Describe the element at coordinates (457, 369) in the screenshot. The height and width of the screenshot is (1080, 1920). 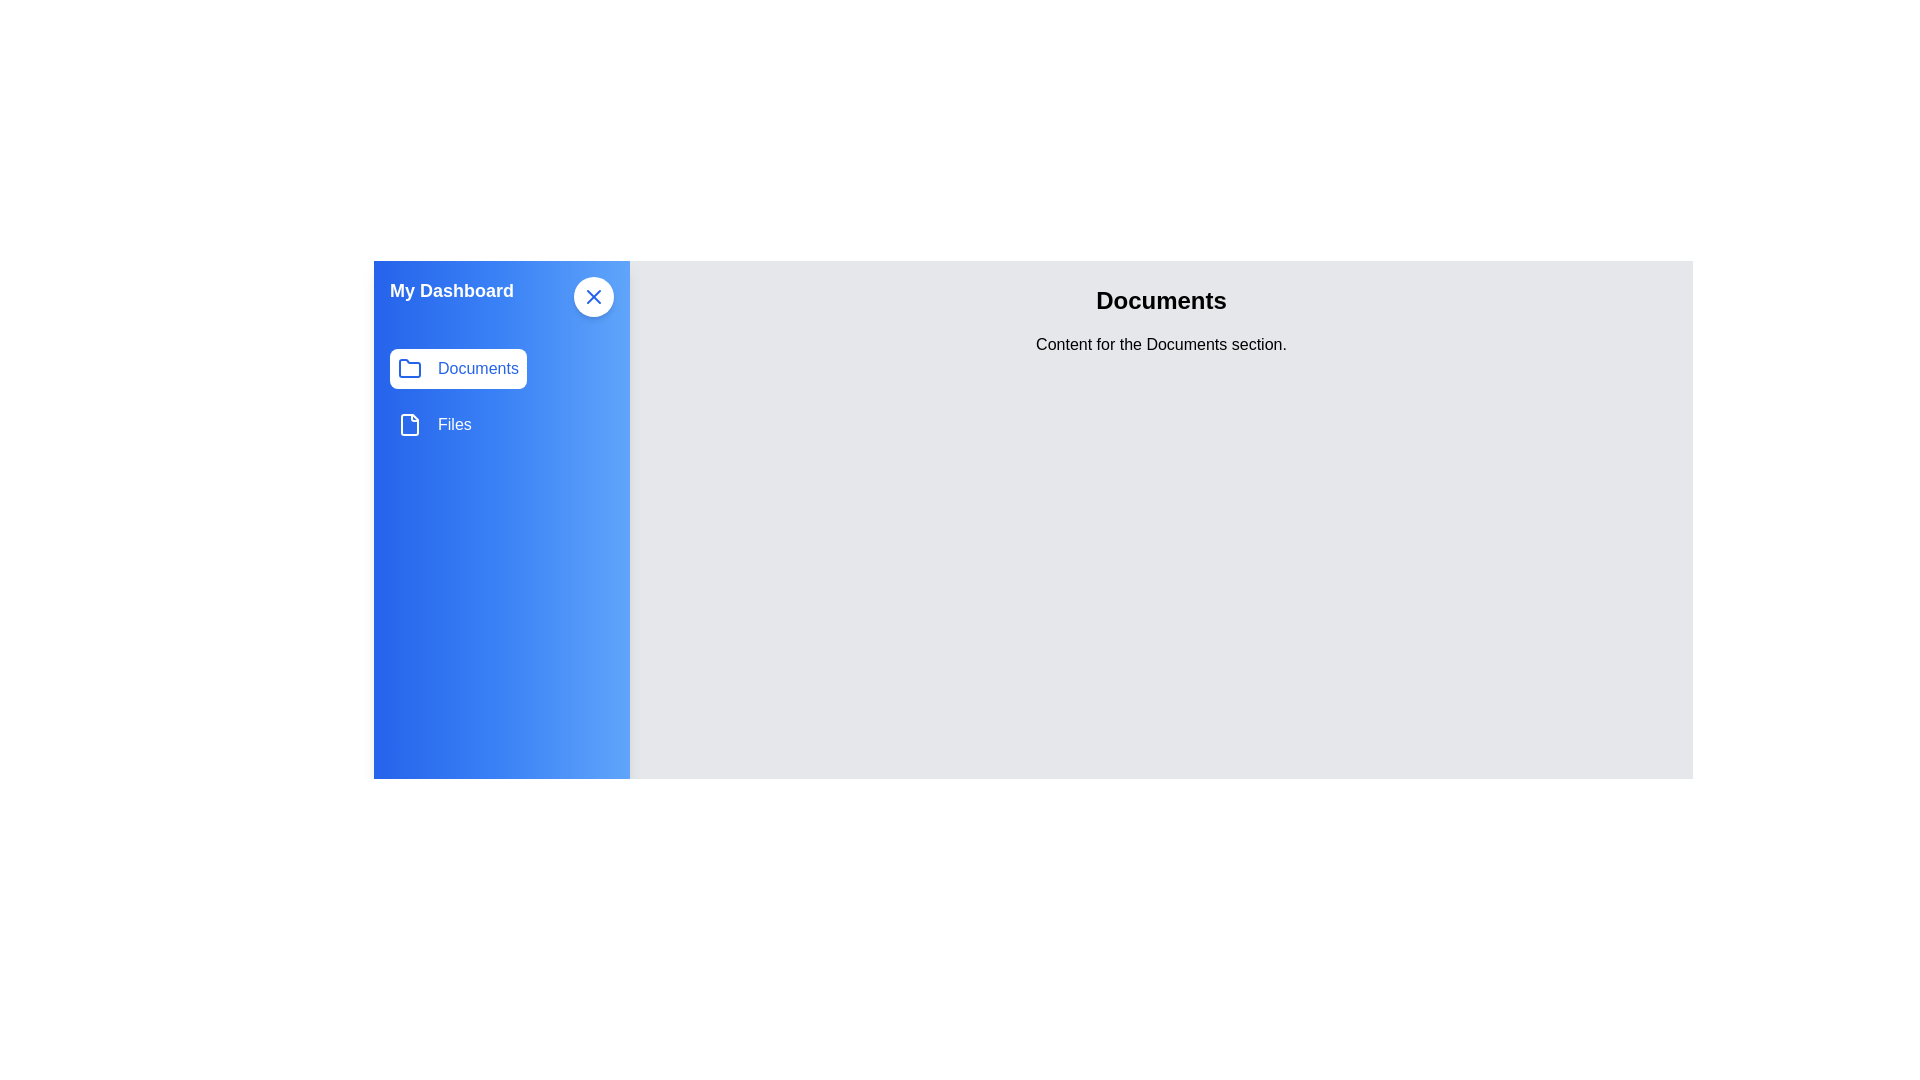
I see `the element Documents to explore its layout` at that location.